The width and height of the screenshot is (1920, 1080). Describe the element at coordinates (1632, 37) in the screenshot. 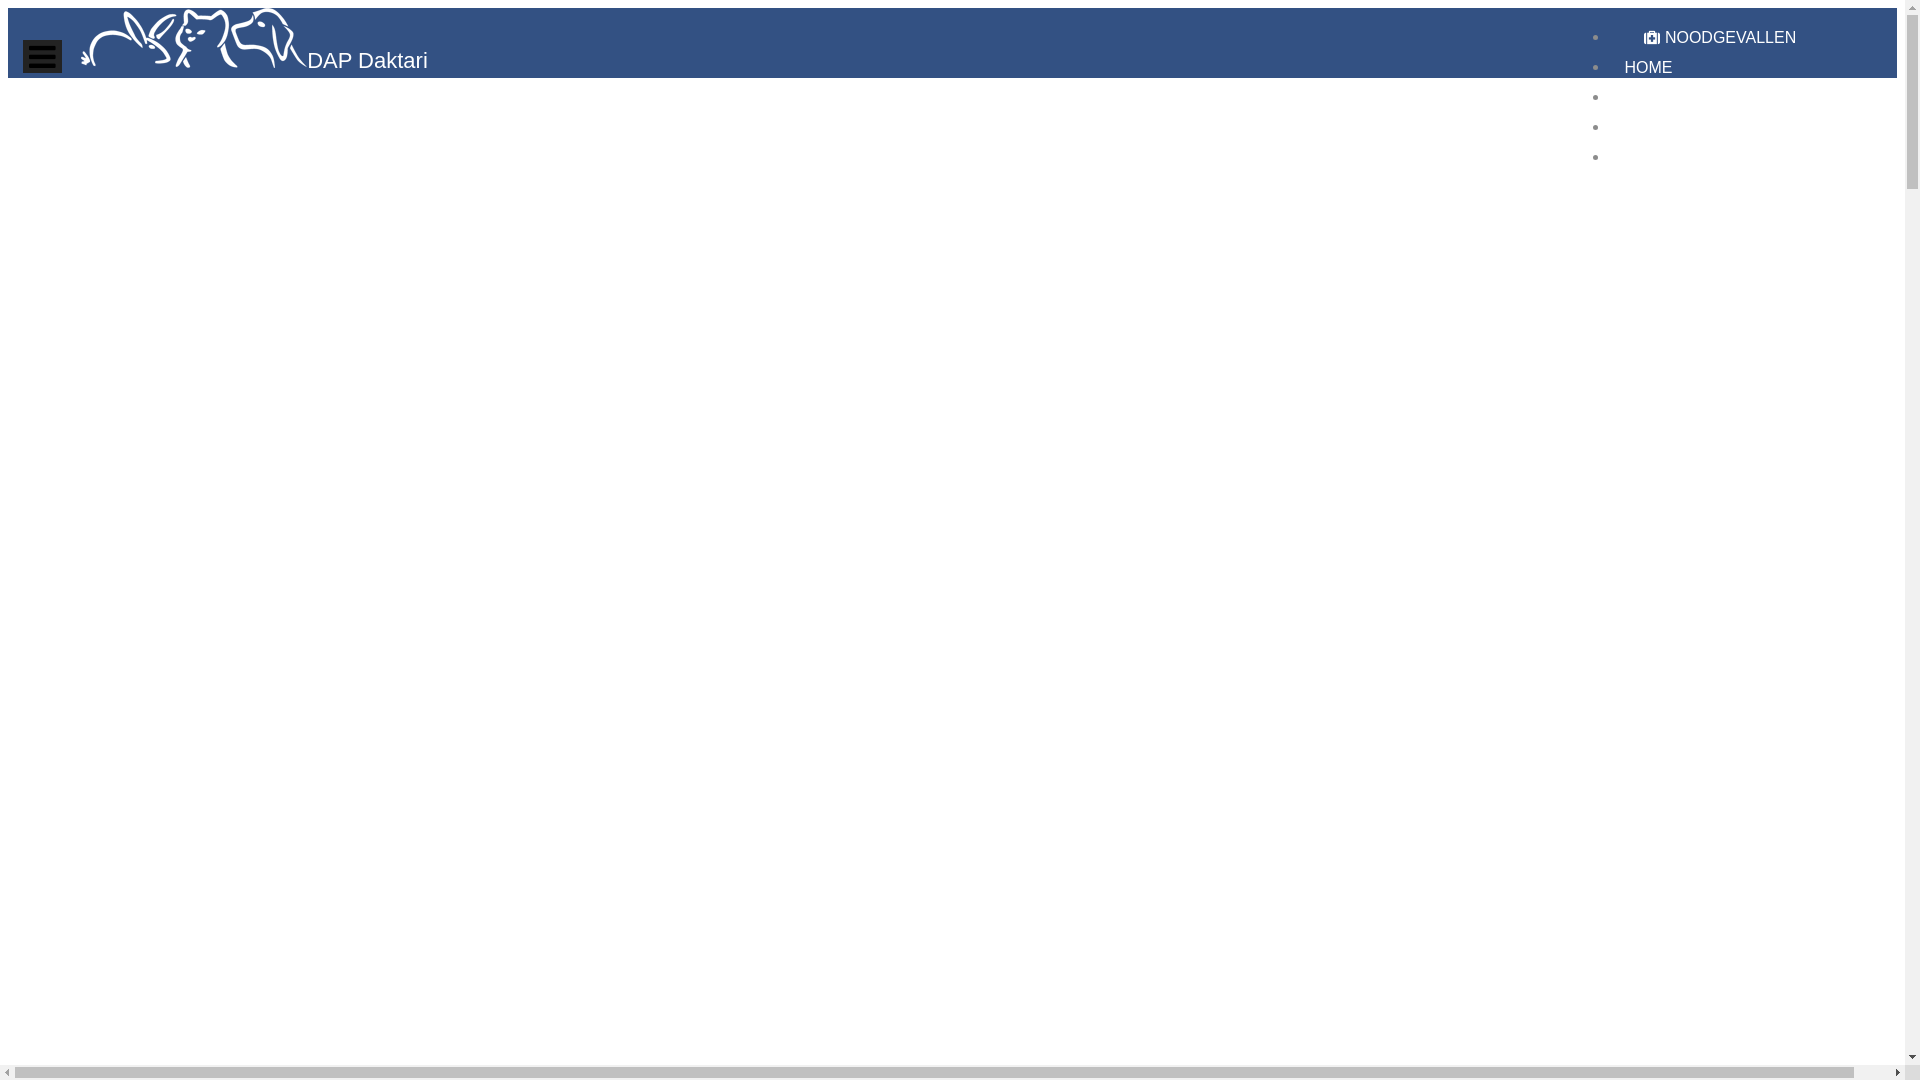

I see `'NOODGEVALLEN'` at that location.